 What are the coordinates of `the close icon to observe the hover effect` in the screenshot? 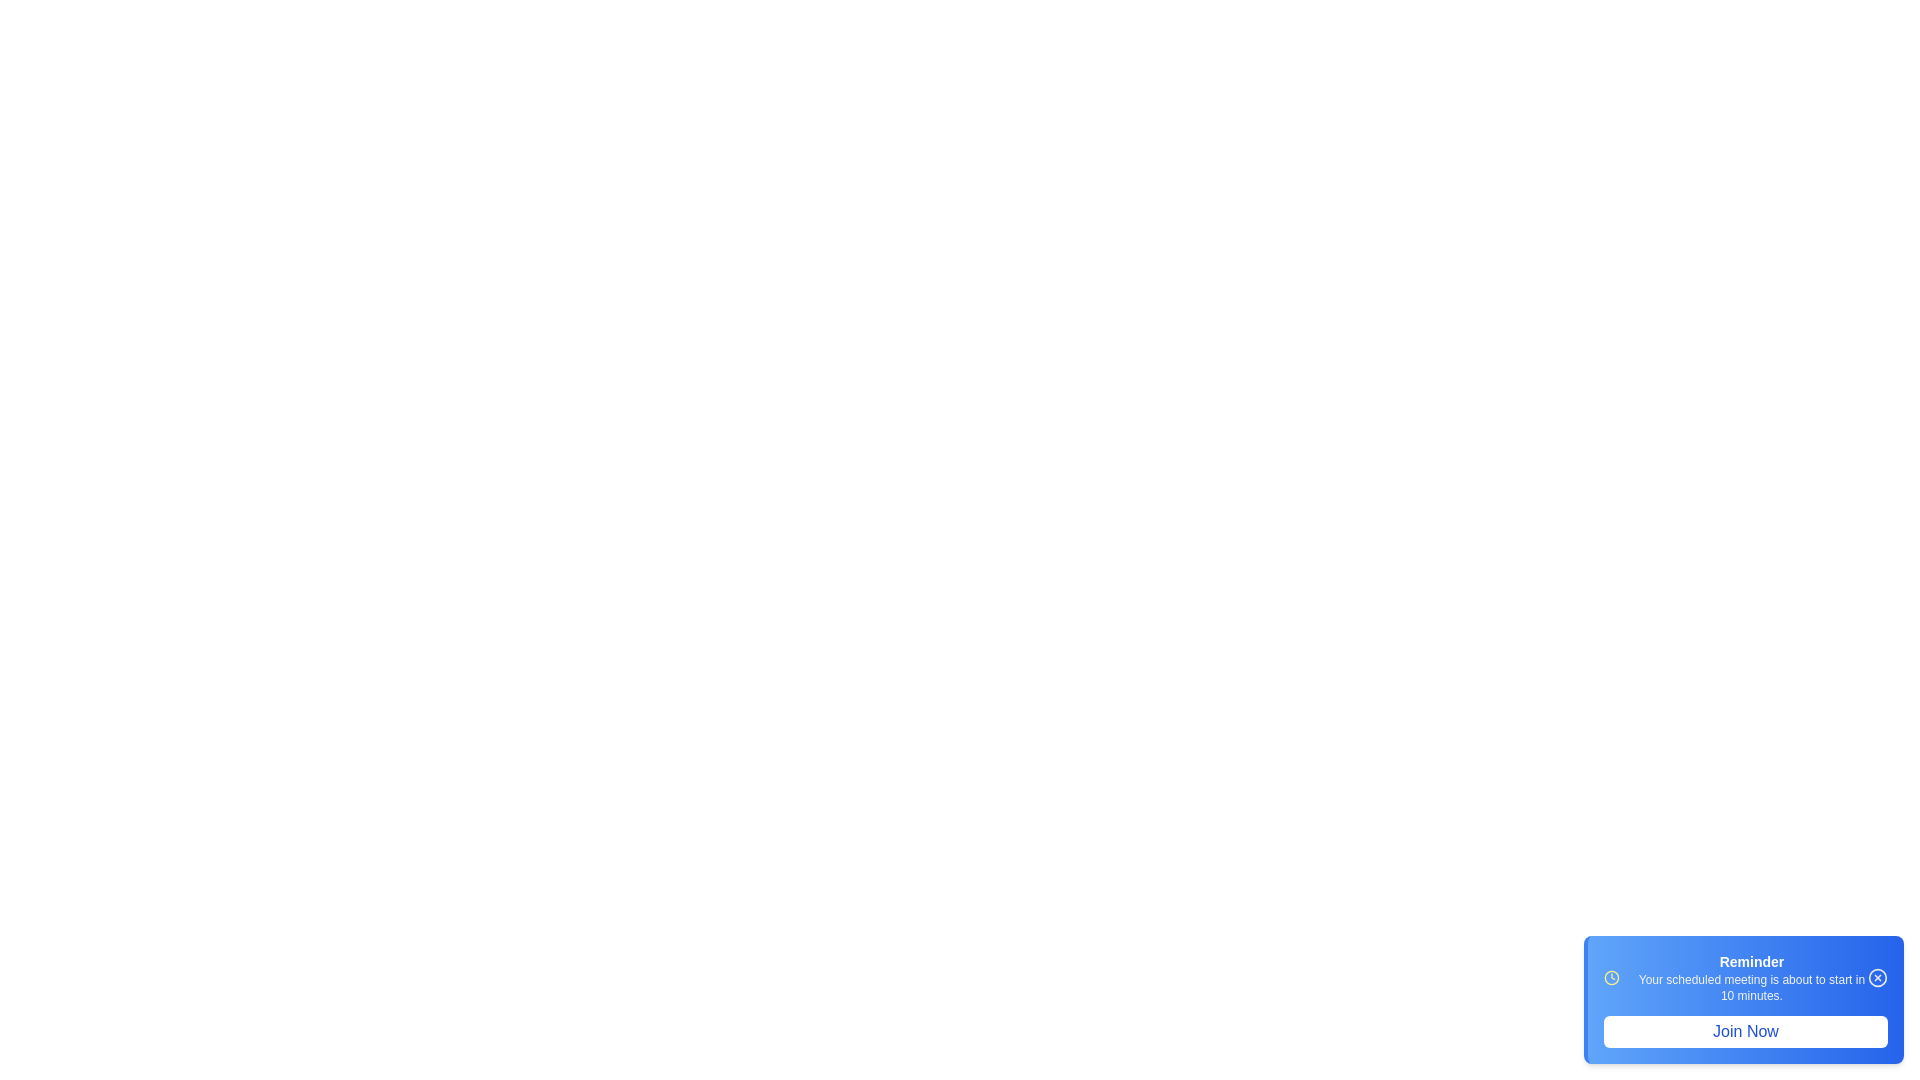 It's located at (1876, 977).